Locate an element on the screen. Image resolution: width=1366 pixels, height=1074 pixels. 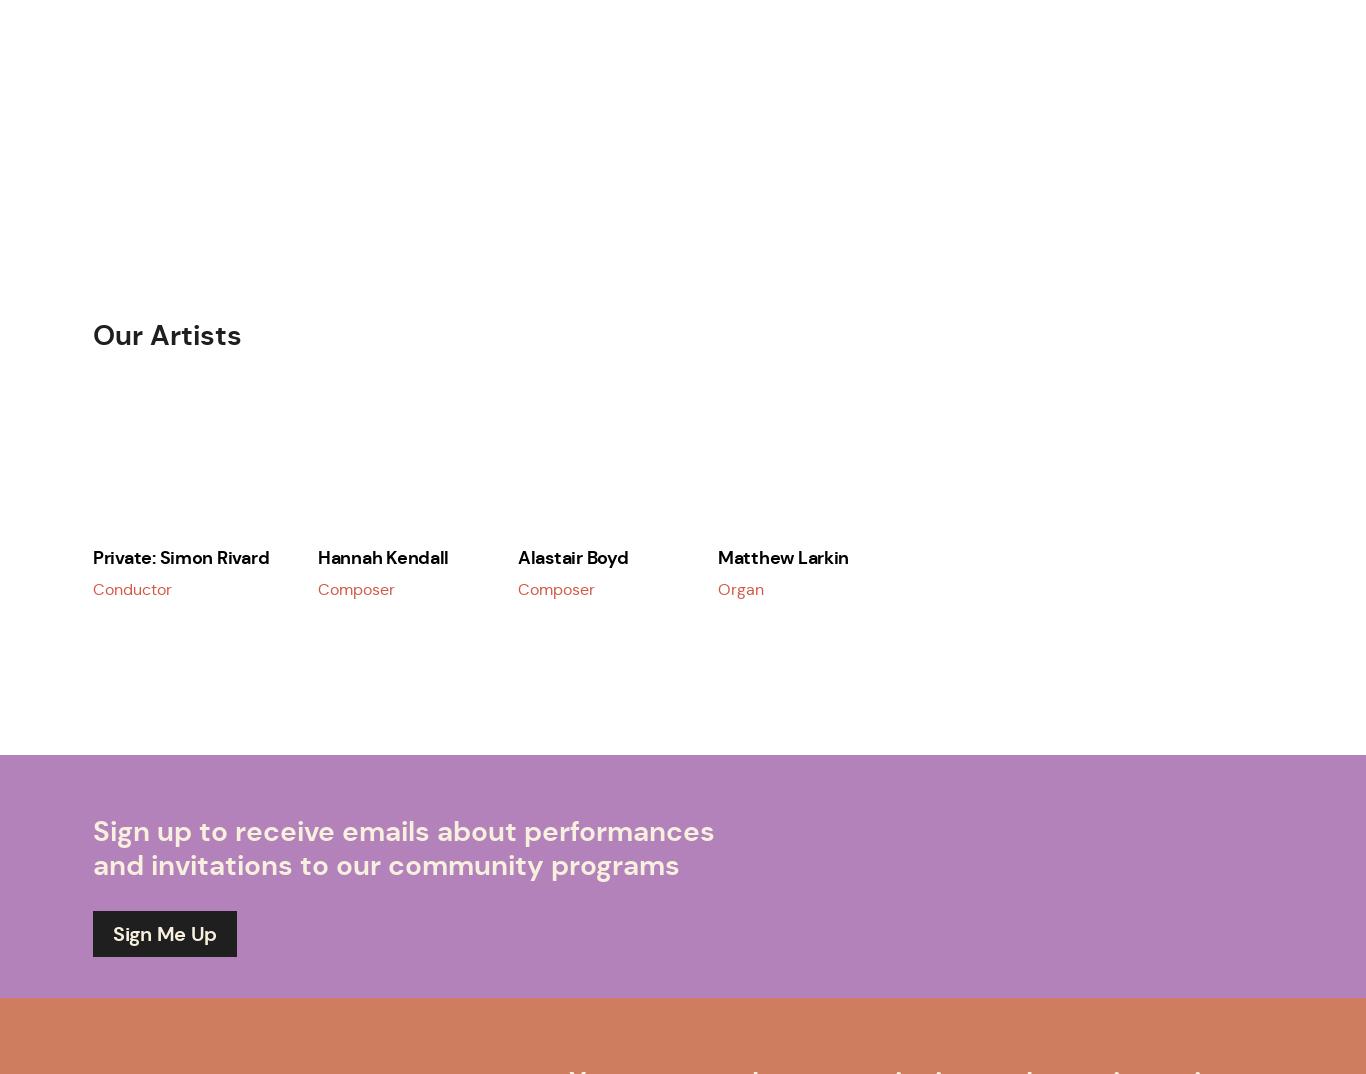
'Matthew Larkin' is located at coordinates (783, 555).